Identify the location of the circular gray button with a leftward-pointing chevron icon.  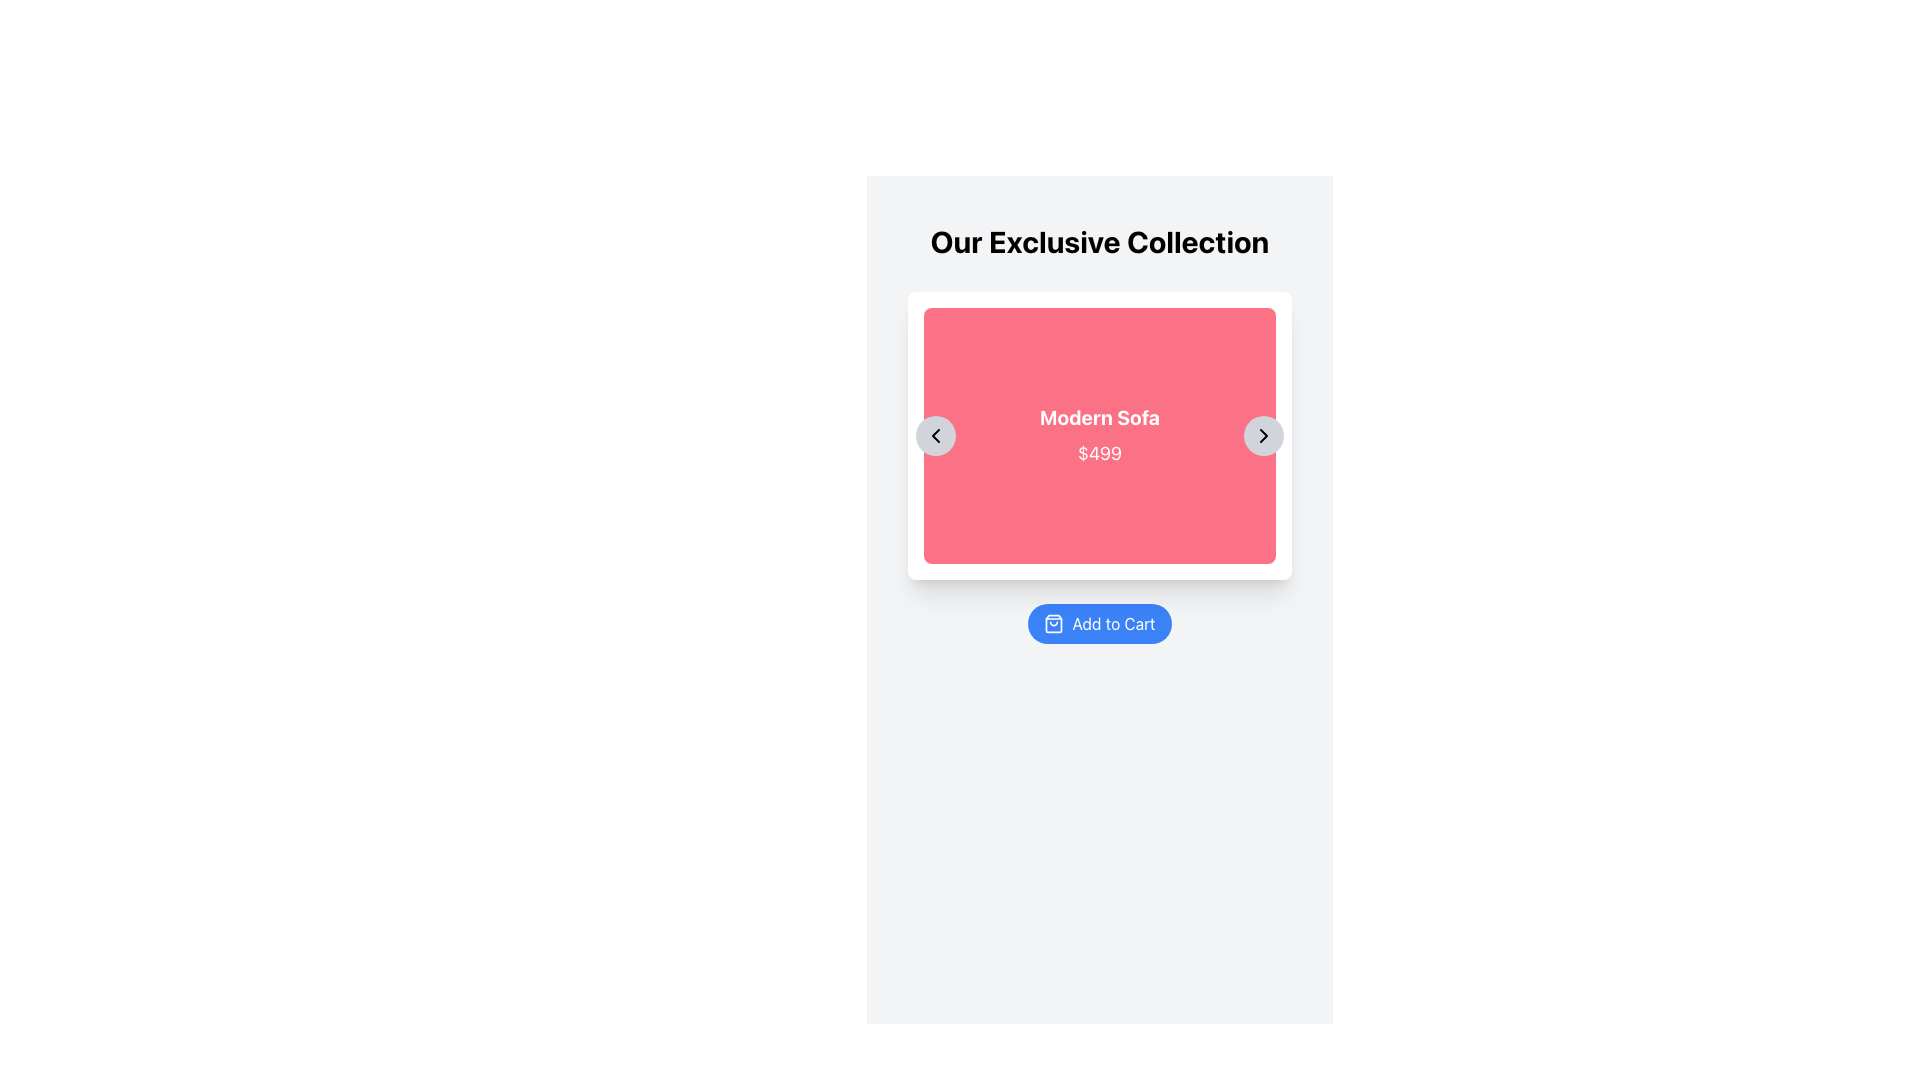
(935, 434).